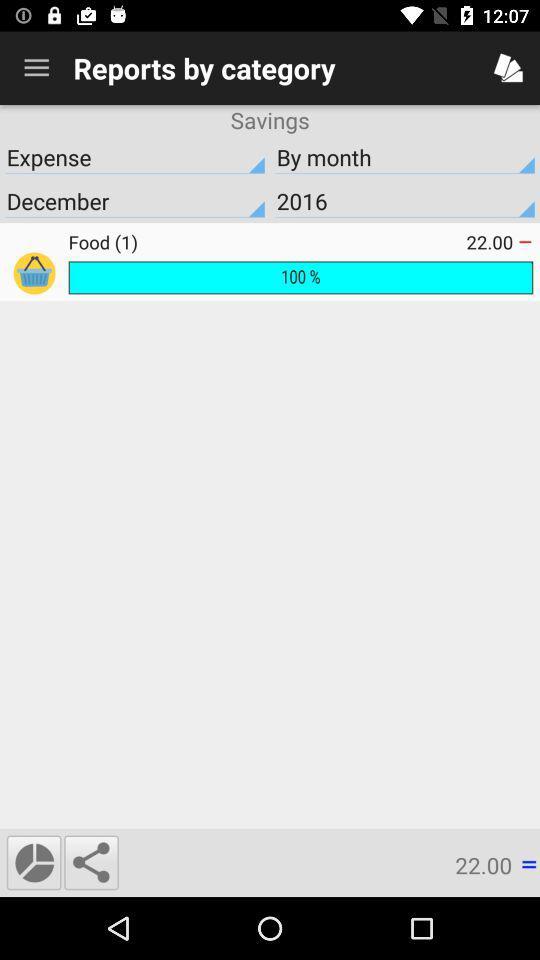 This screenshot has width=540, height=960. I want to click on the icon next to 22.00 icon, so click(90, 861).